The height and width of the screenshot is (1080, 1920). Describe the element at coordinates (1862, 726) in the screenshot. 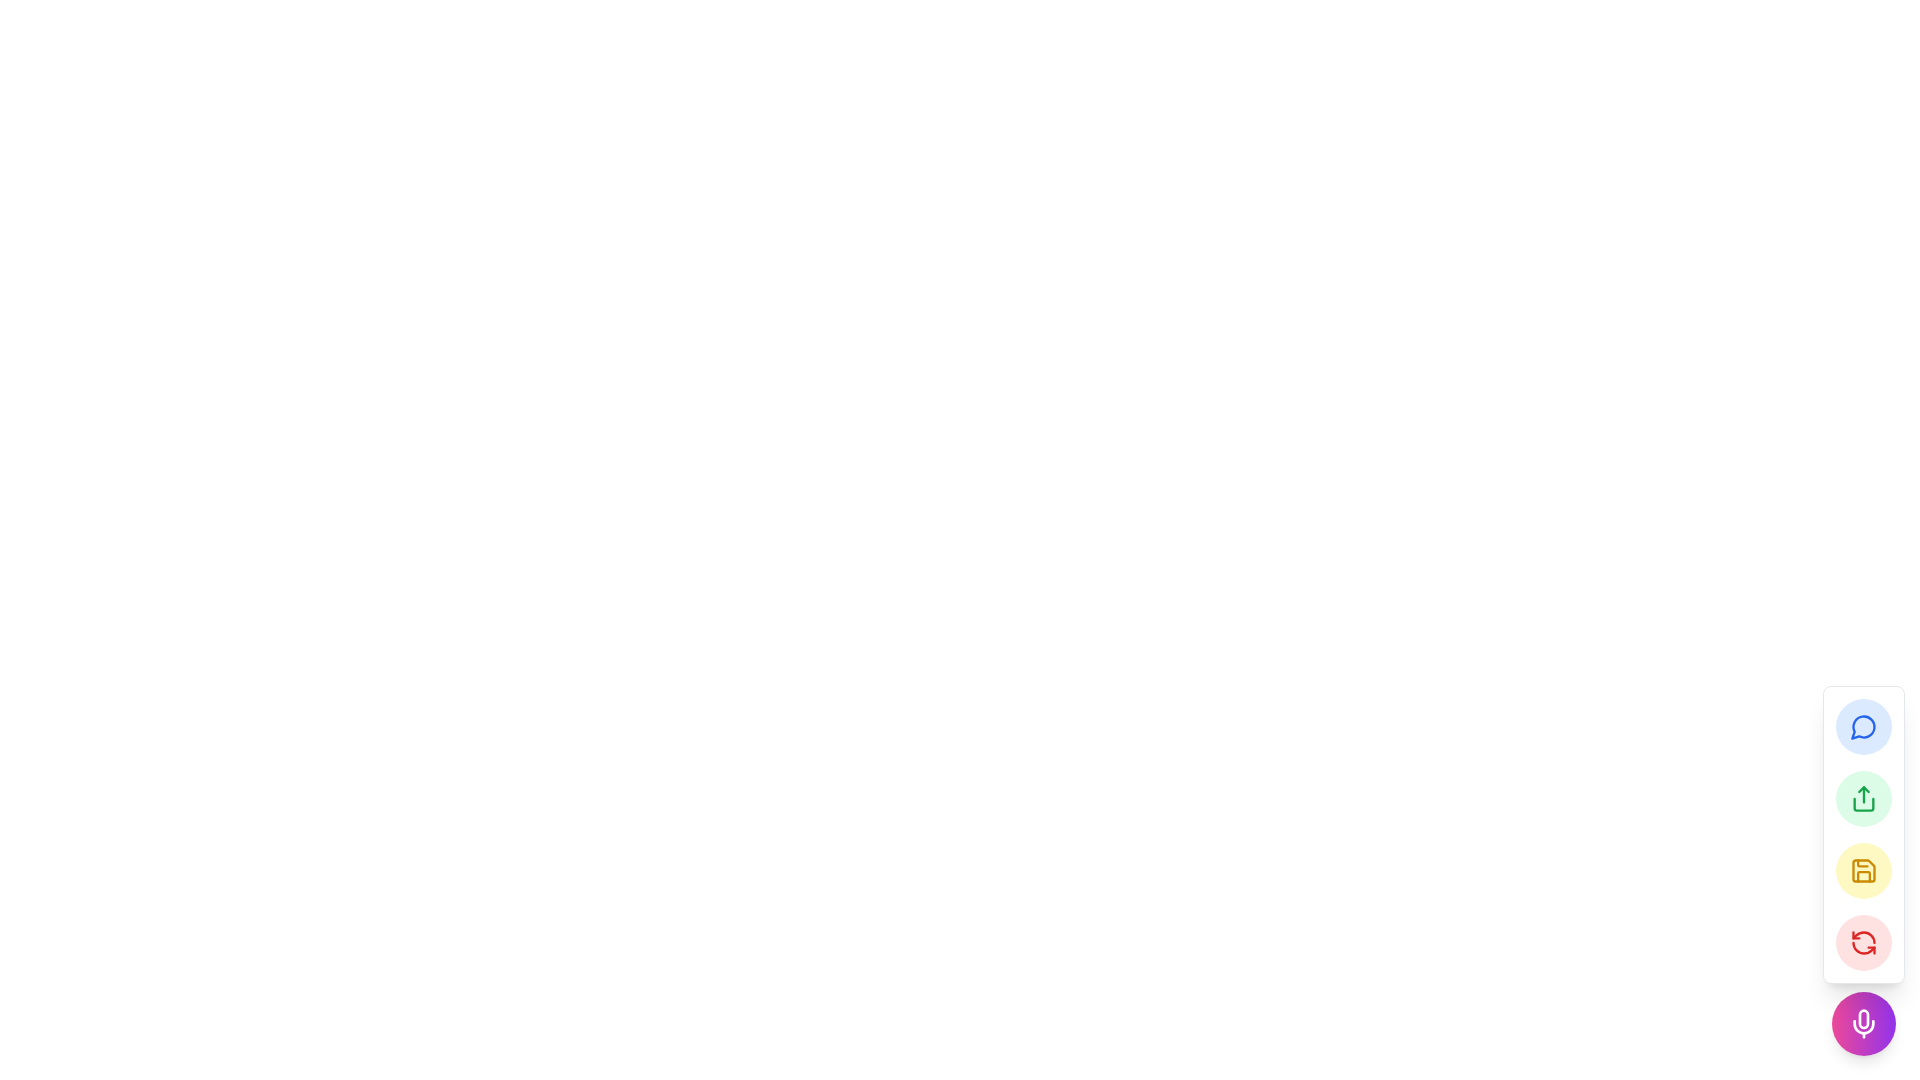

I see `the topmost icon button in the vertical menu bar on the right side of the interface` at that location.